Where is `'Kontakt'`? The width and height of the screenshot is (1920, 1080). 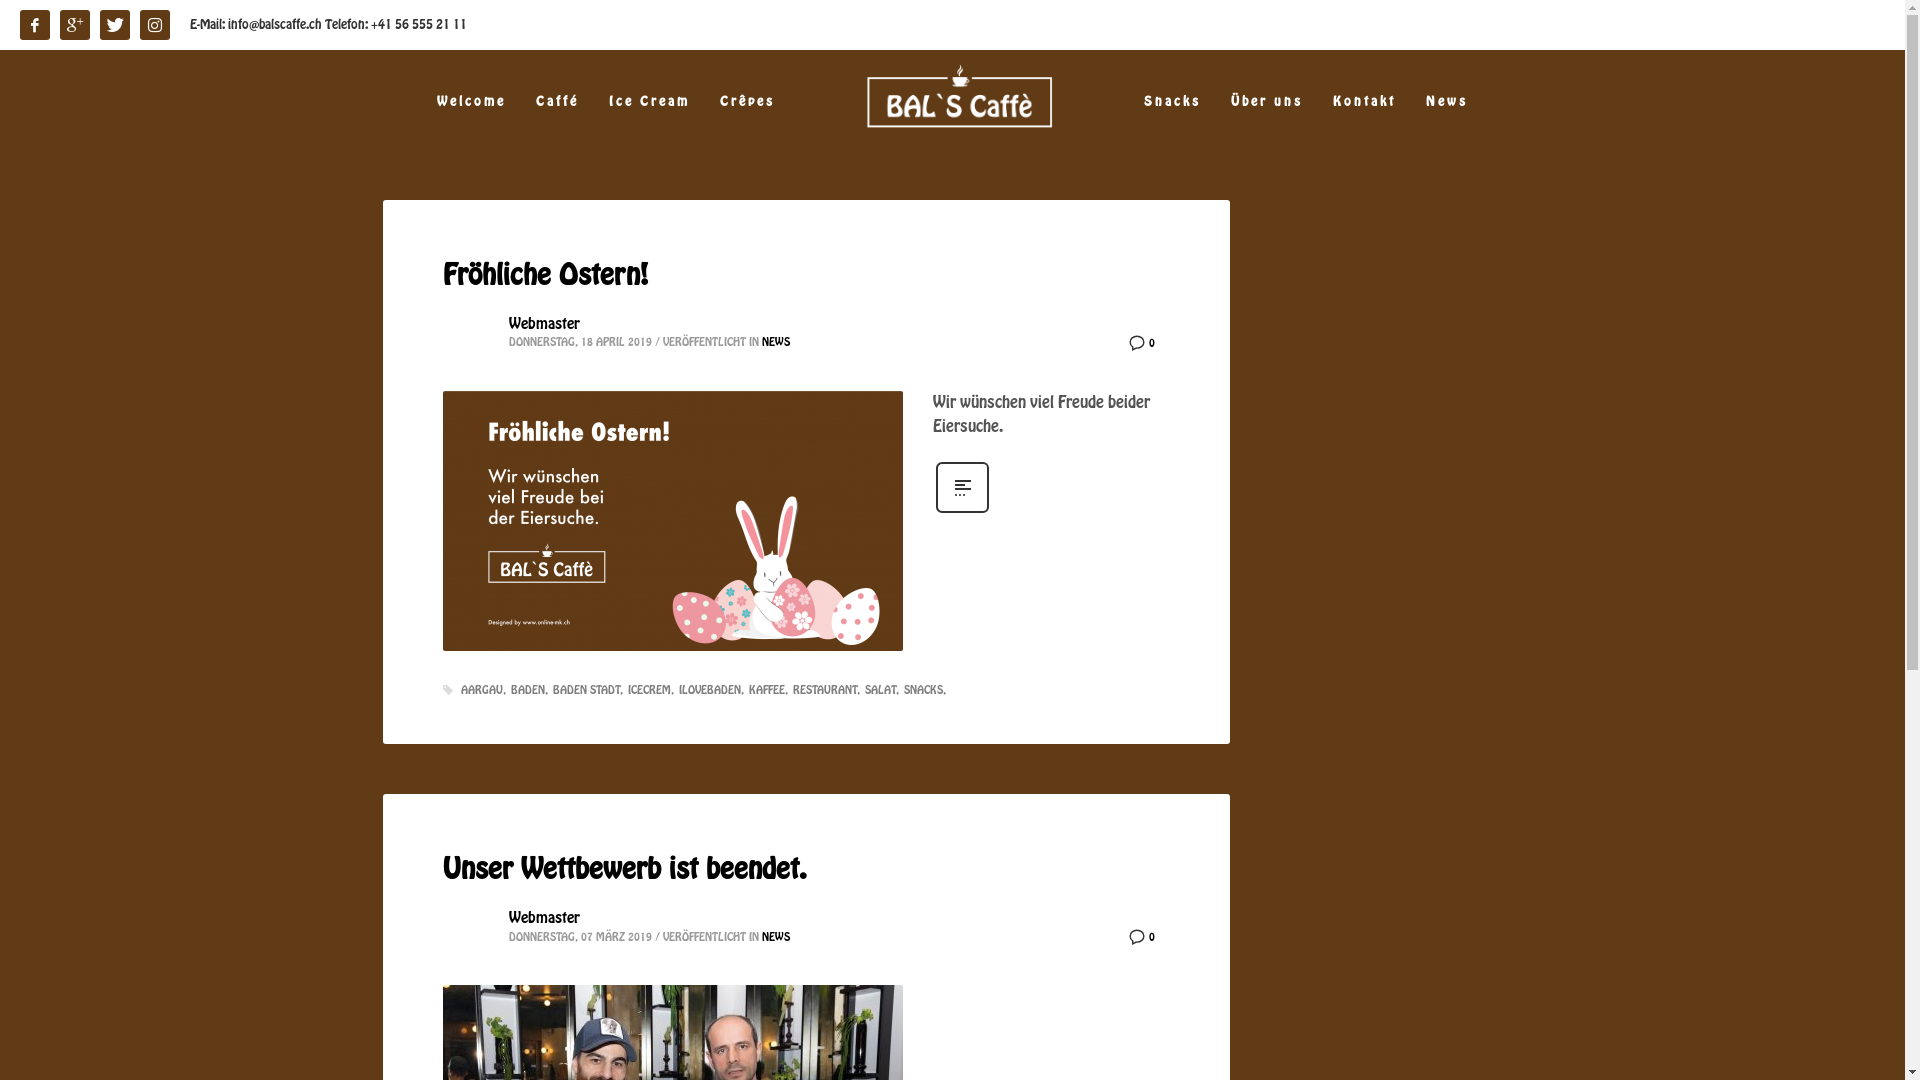 'Kontakt' is located at coordinates (1363, 101).